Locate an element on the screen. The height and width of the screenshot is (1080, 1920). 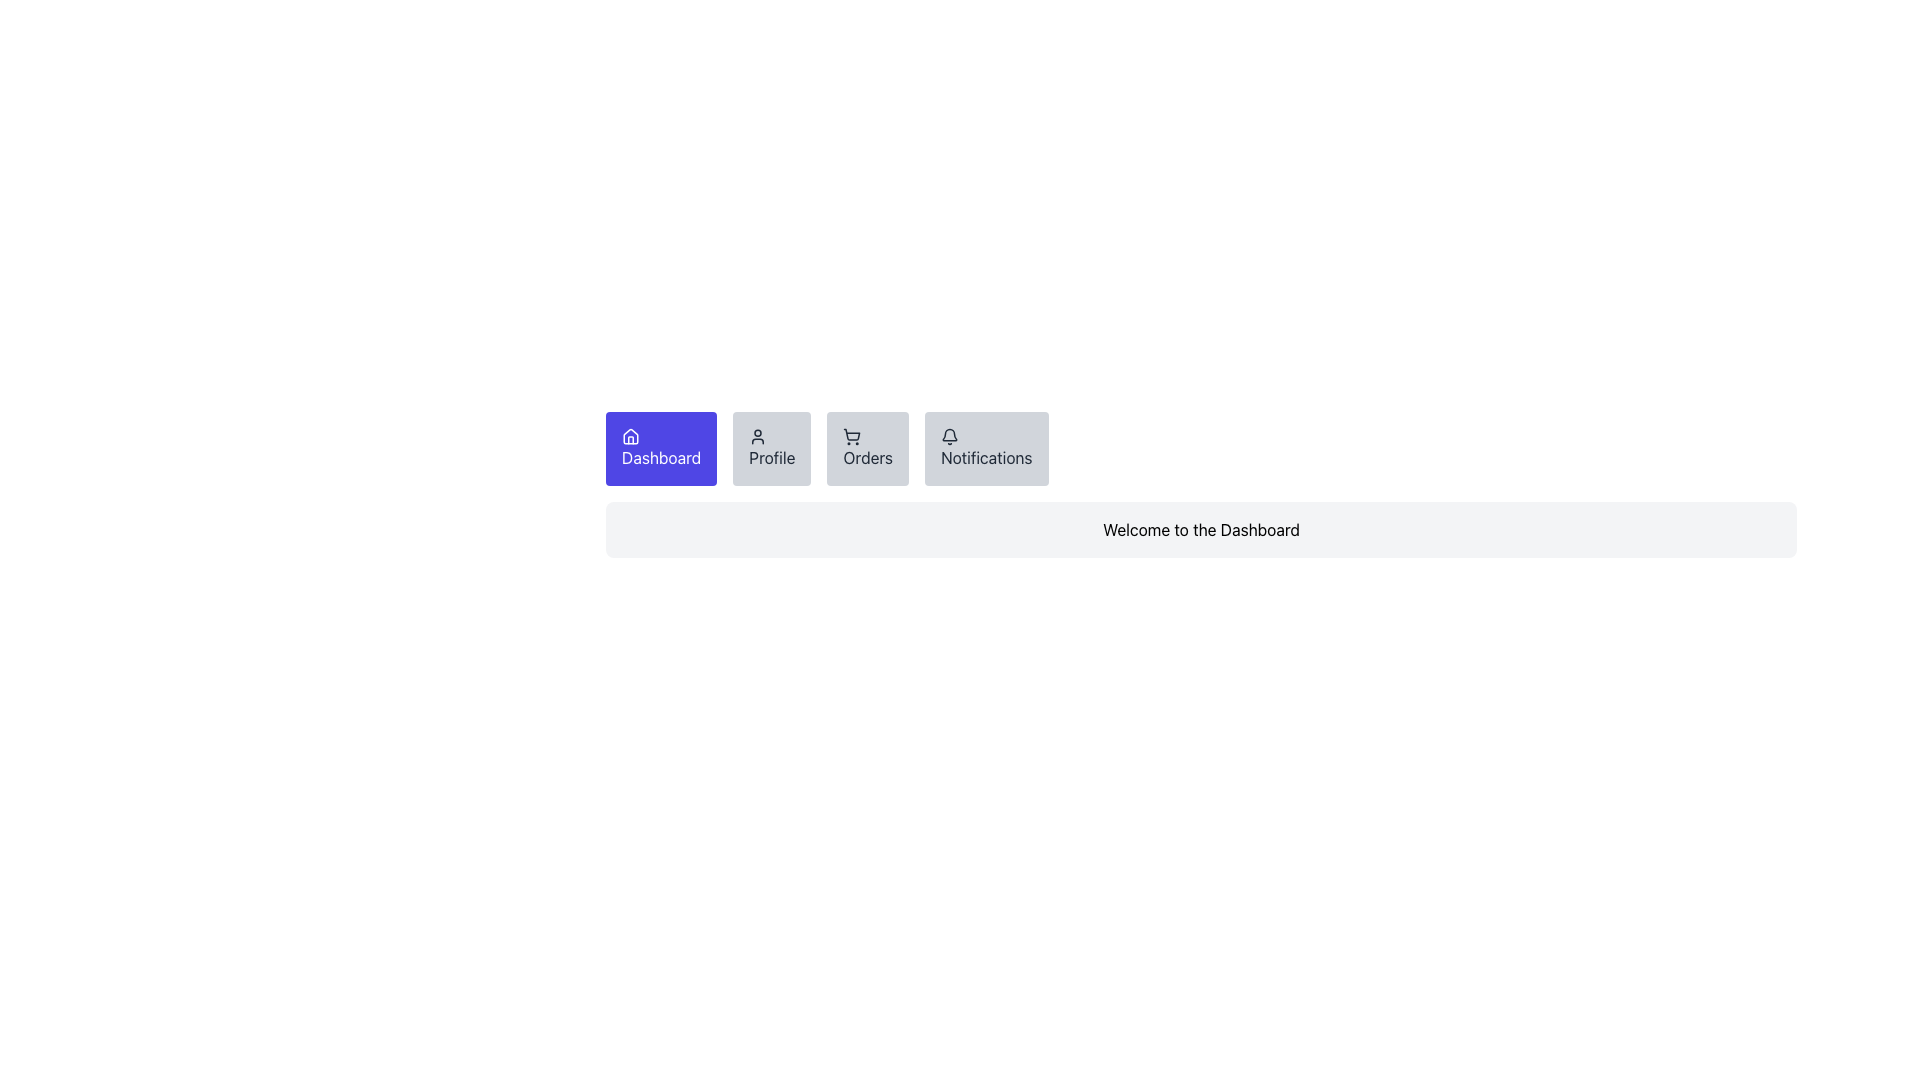
the 'Dashboard' button which contains a house icon on a purple background in the top-left navigation menu is located at coordinates (629, 435).